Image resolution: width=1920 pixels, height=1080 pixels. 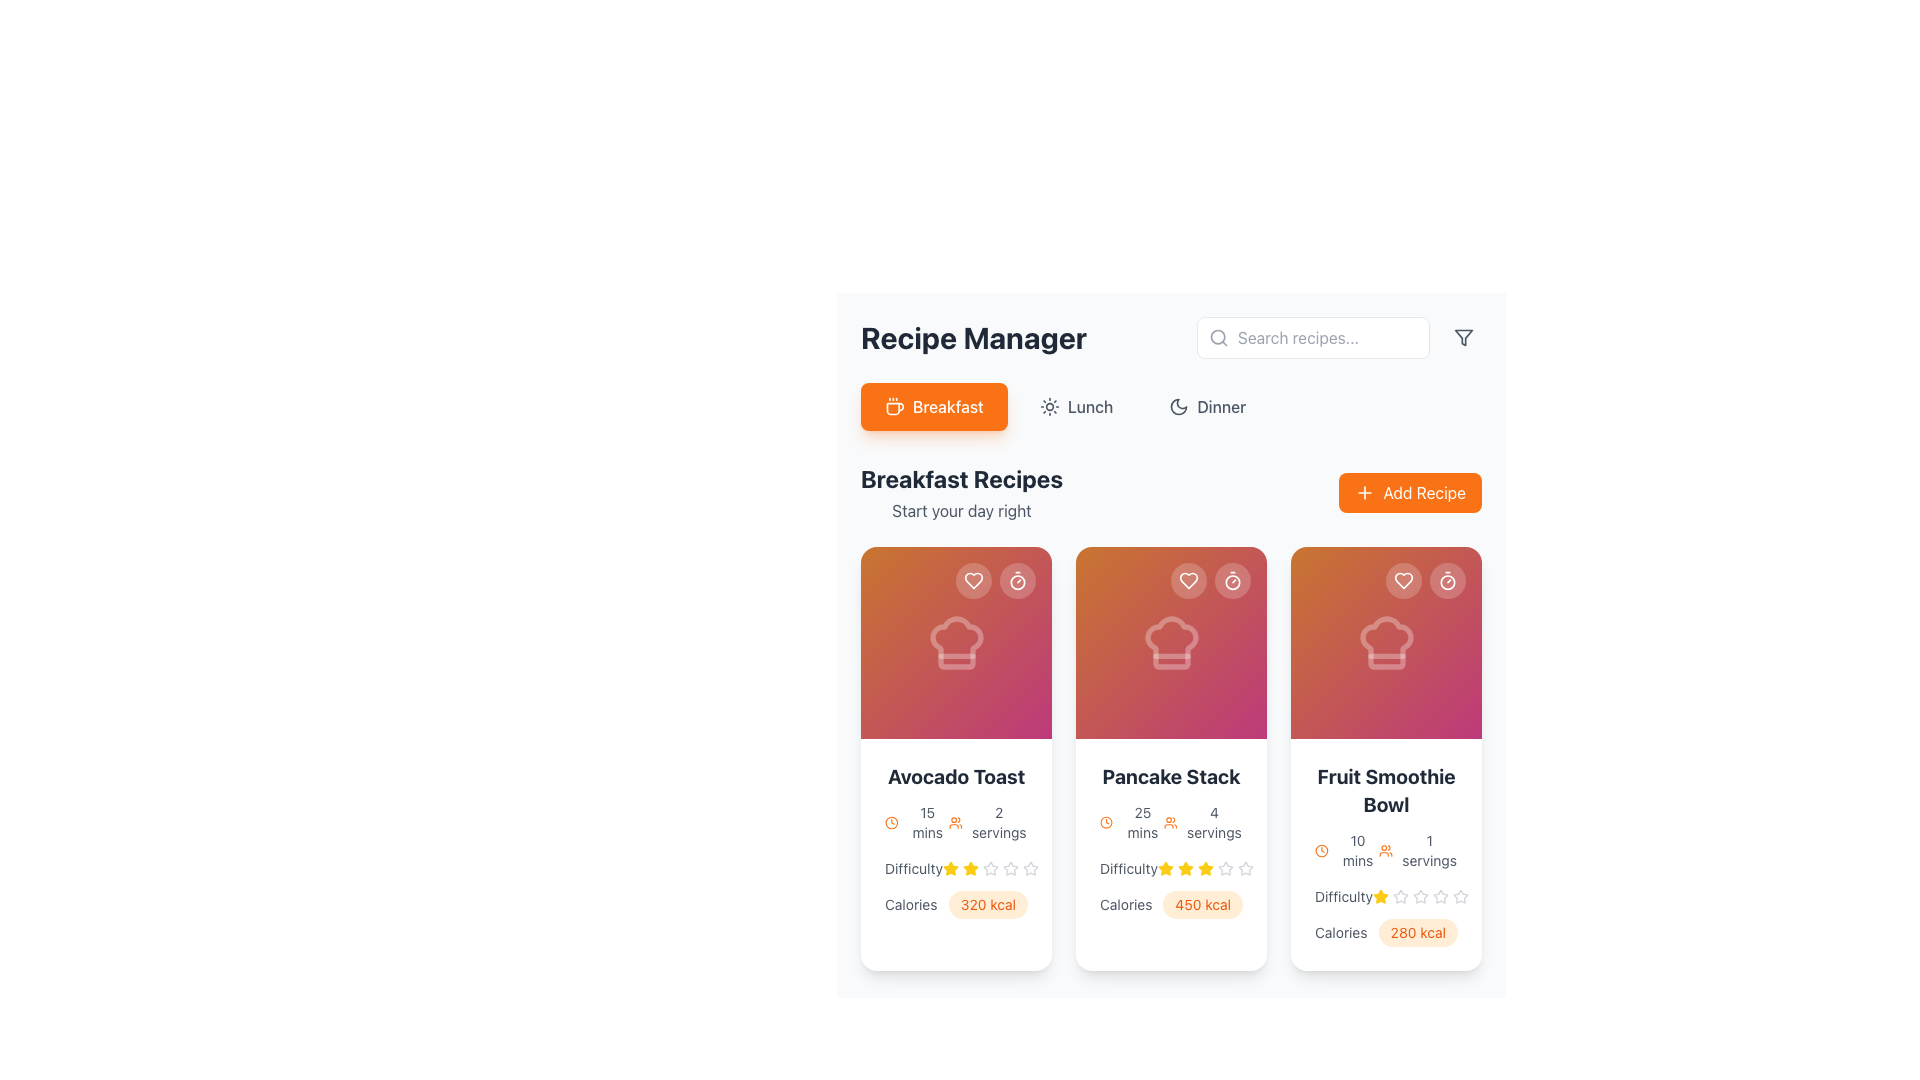 I want to click on the timer icon located at the top-right corner of the 'Avocado Toast' recipe card, so click(x=1017, y=581).